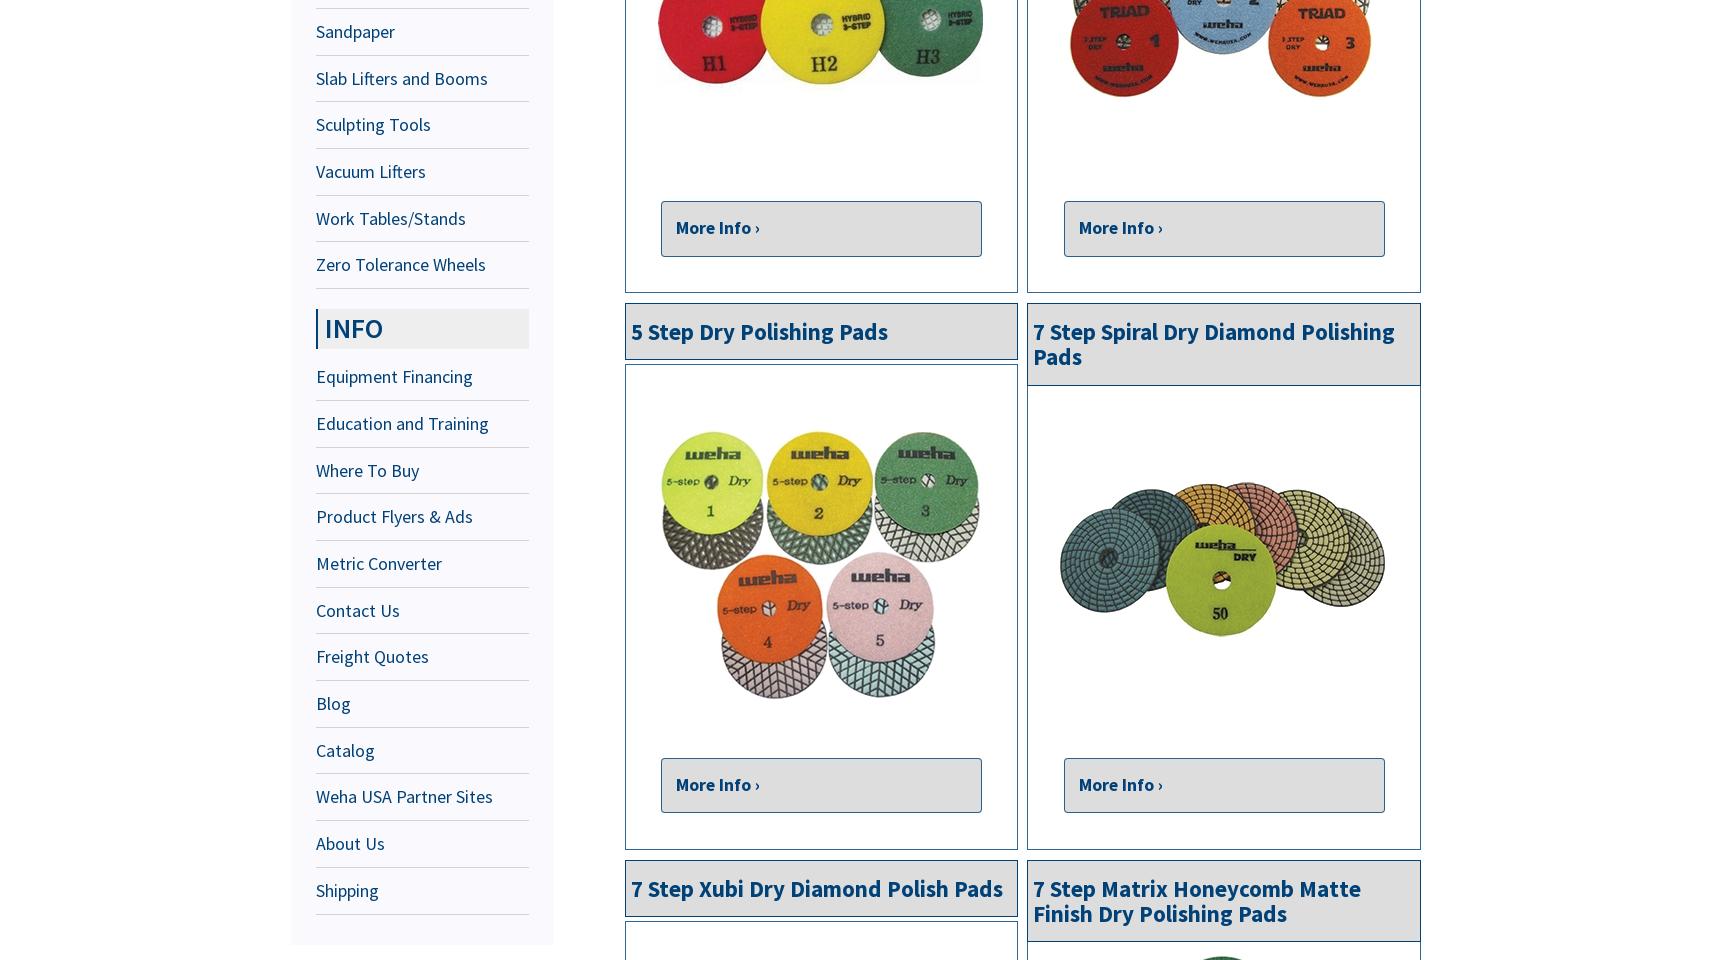  I want to click on 'Product Flyers & Ads', so click(394, 515).